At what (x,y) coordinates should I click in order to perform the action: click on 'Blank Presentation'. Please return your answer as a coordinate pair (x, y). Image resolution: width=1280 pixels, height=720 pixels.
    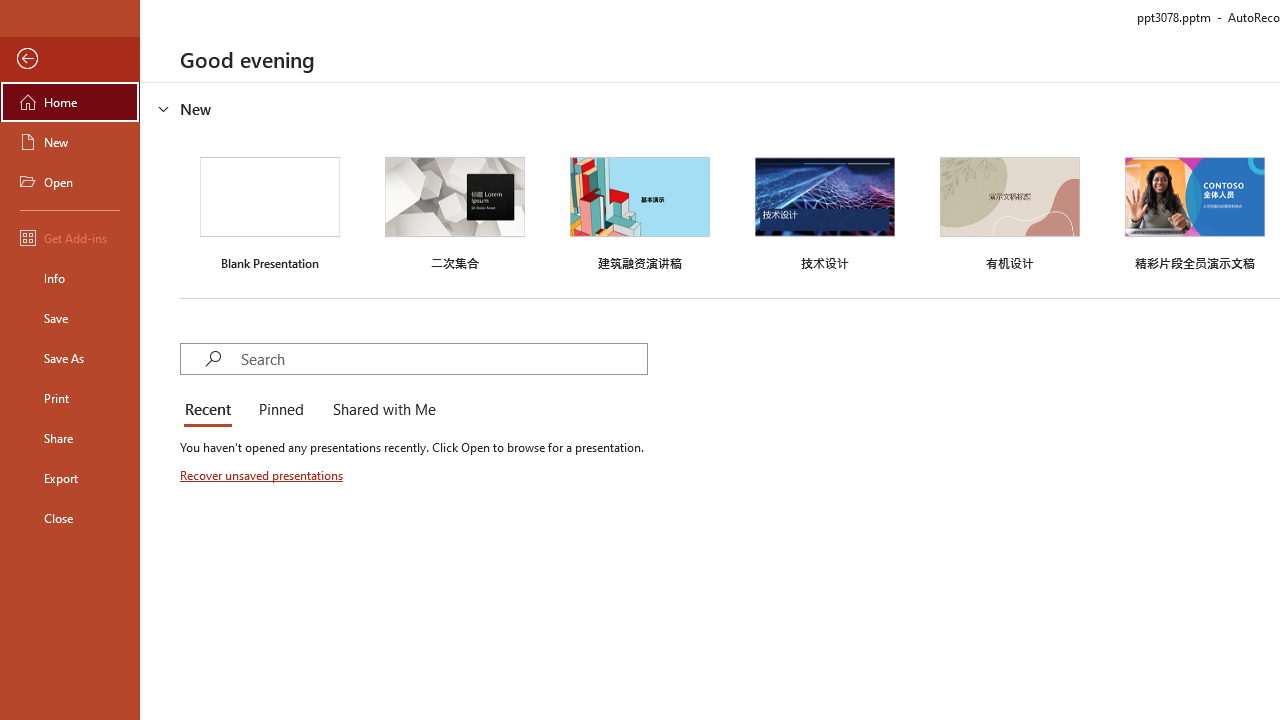
    Looking at the image, I should click on (269, 211).